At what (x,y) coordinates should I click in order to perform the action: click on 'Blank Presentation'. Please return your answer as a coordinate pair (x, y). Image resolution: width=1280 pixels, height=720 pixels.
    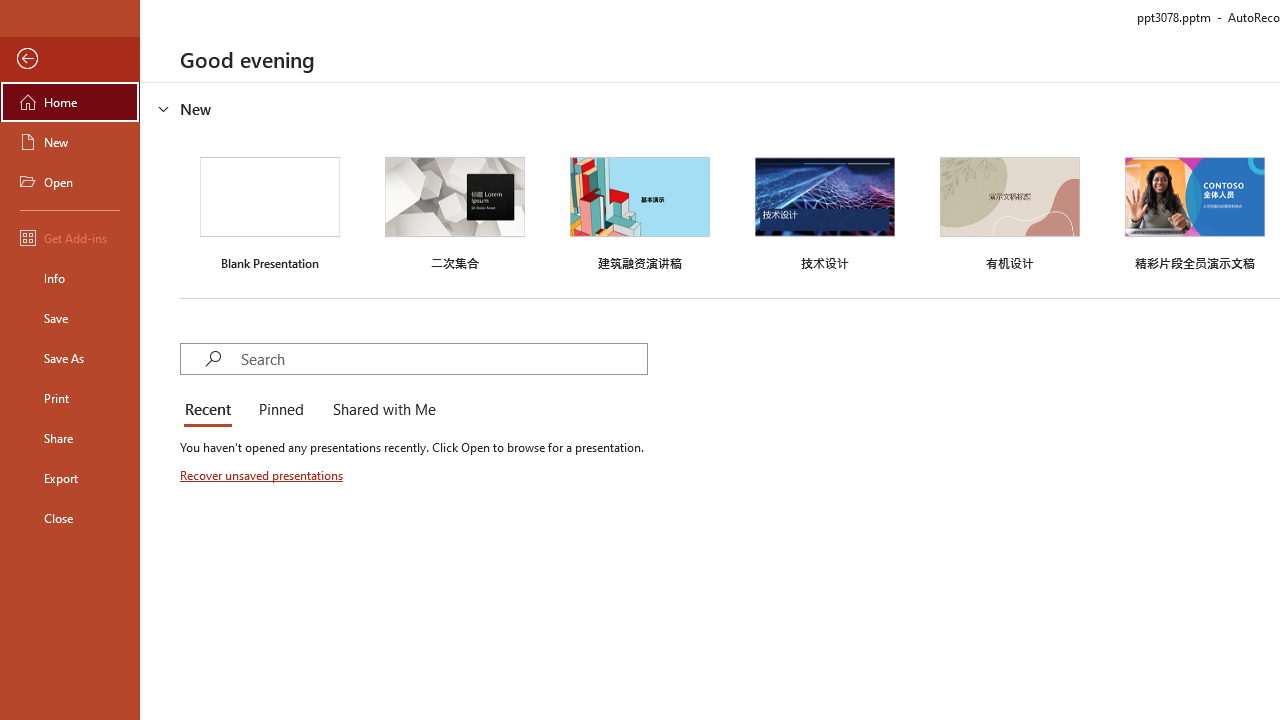
    Looking at the image, I should click on (269, 211).